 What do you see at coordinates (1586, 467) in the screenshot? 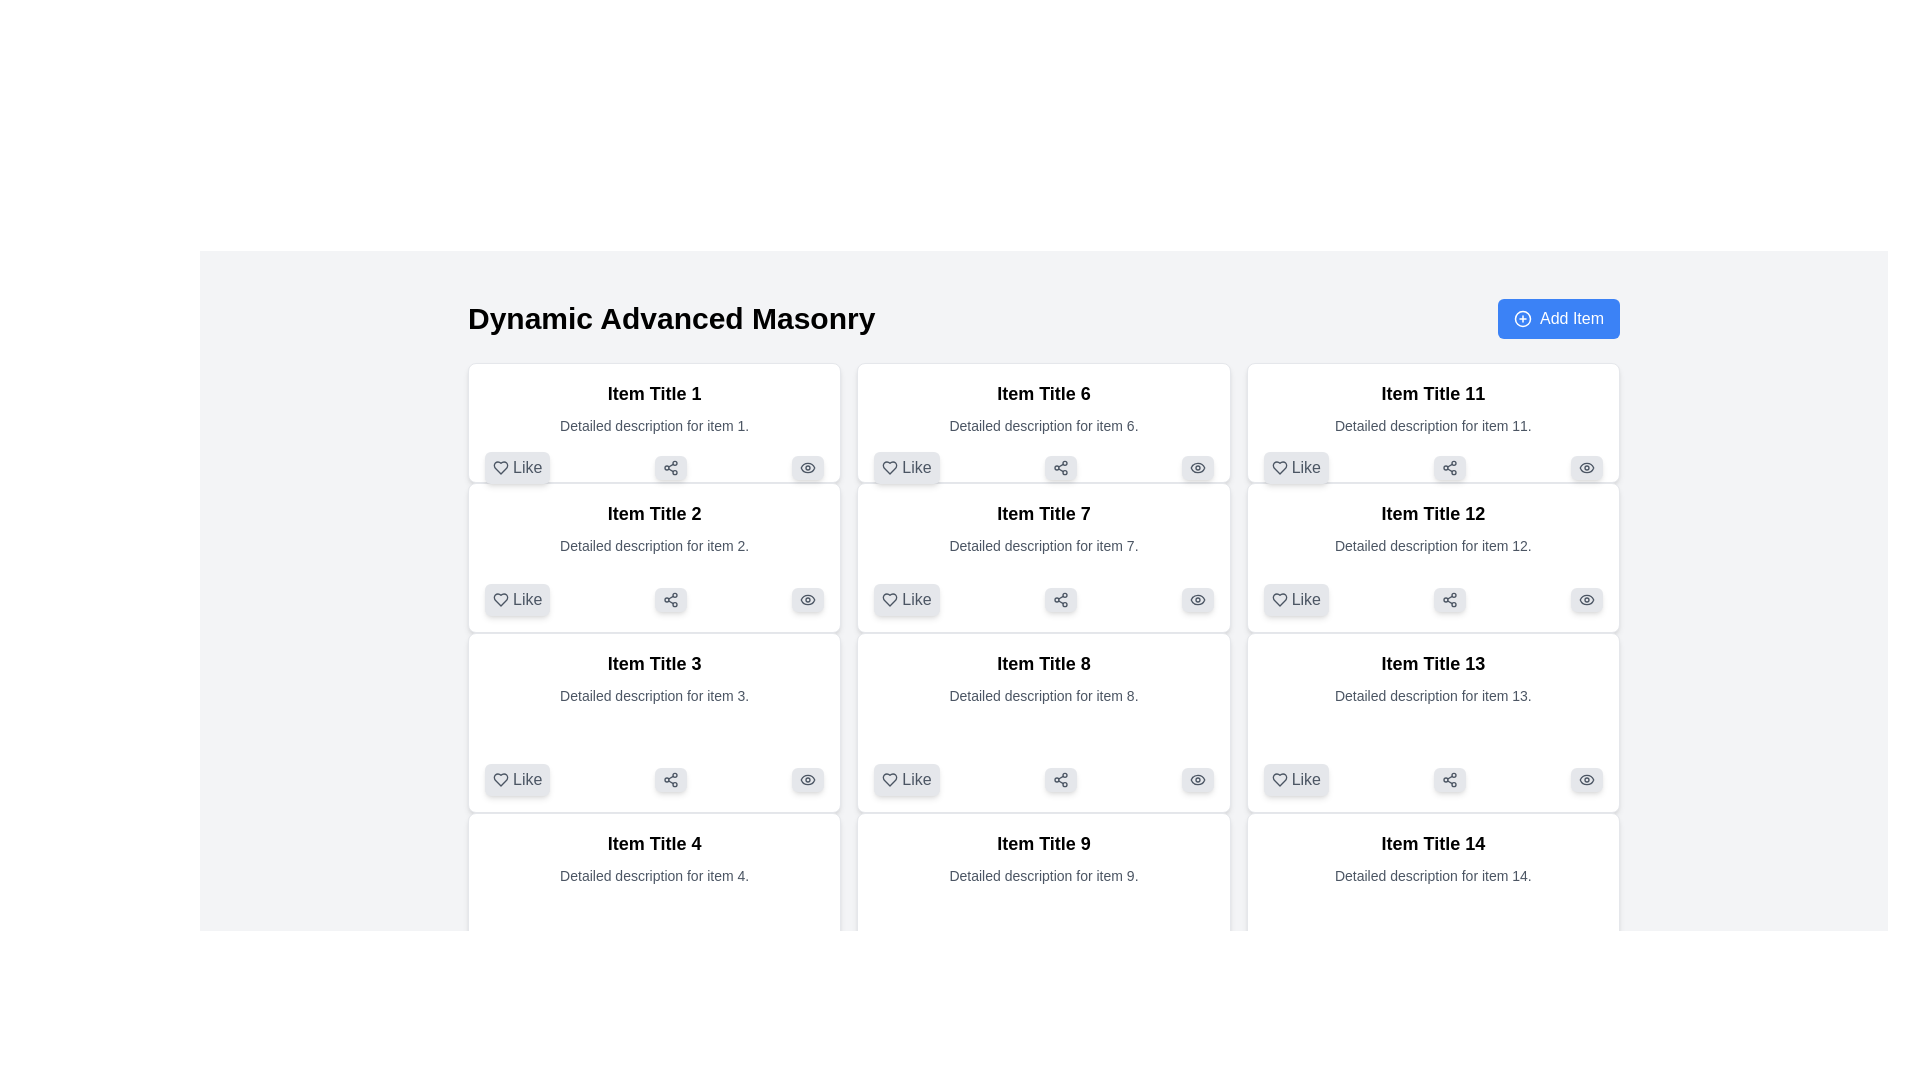
I see `the eye-shaped icon located at the top-right corner of the 'Item Title 11' box` at bounding box center [1586, 467].